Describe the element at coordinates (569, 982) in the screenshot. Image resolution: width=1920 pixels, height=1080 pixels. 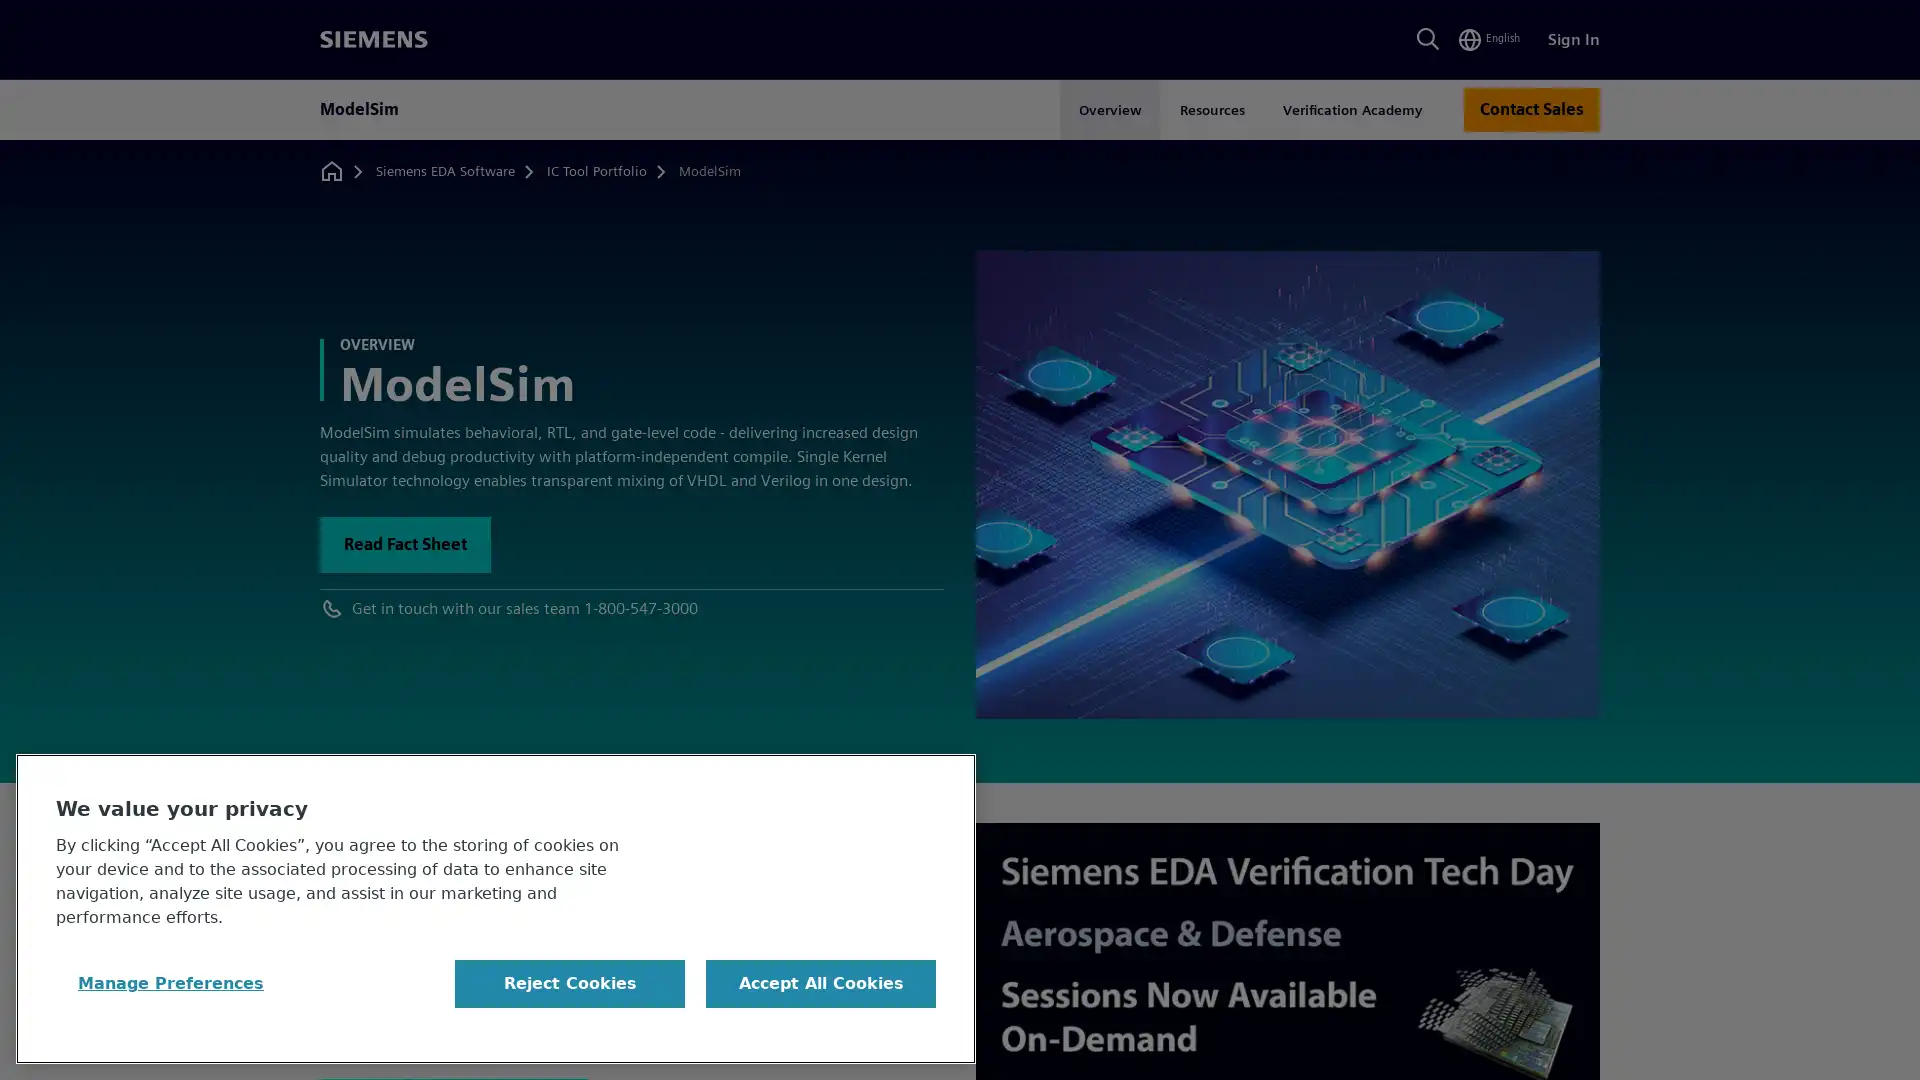
I see `Reject Cookies` at that location.